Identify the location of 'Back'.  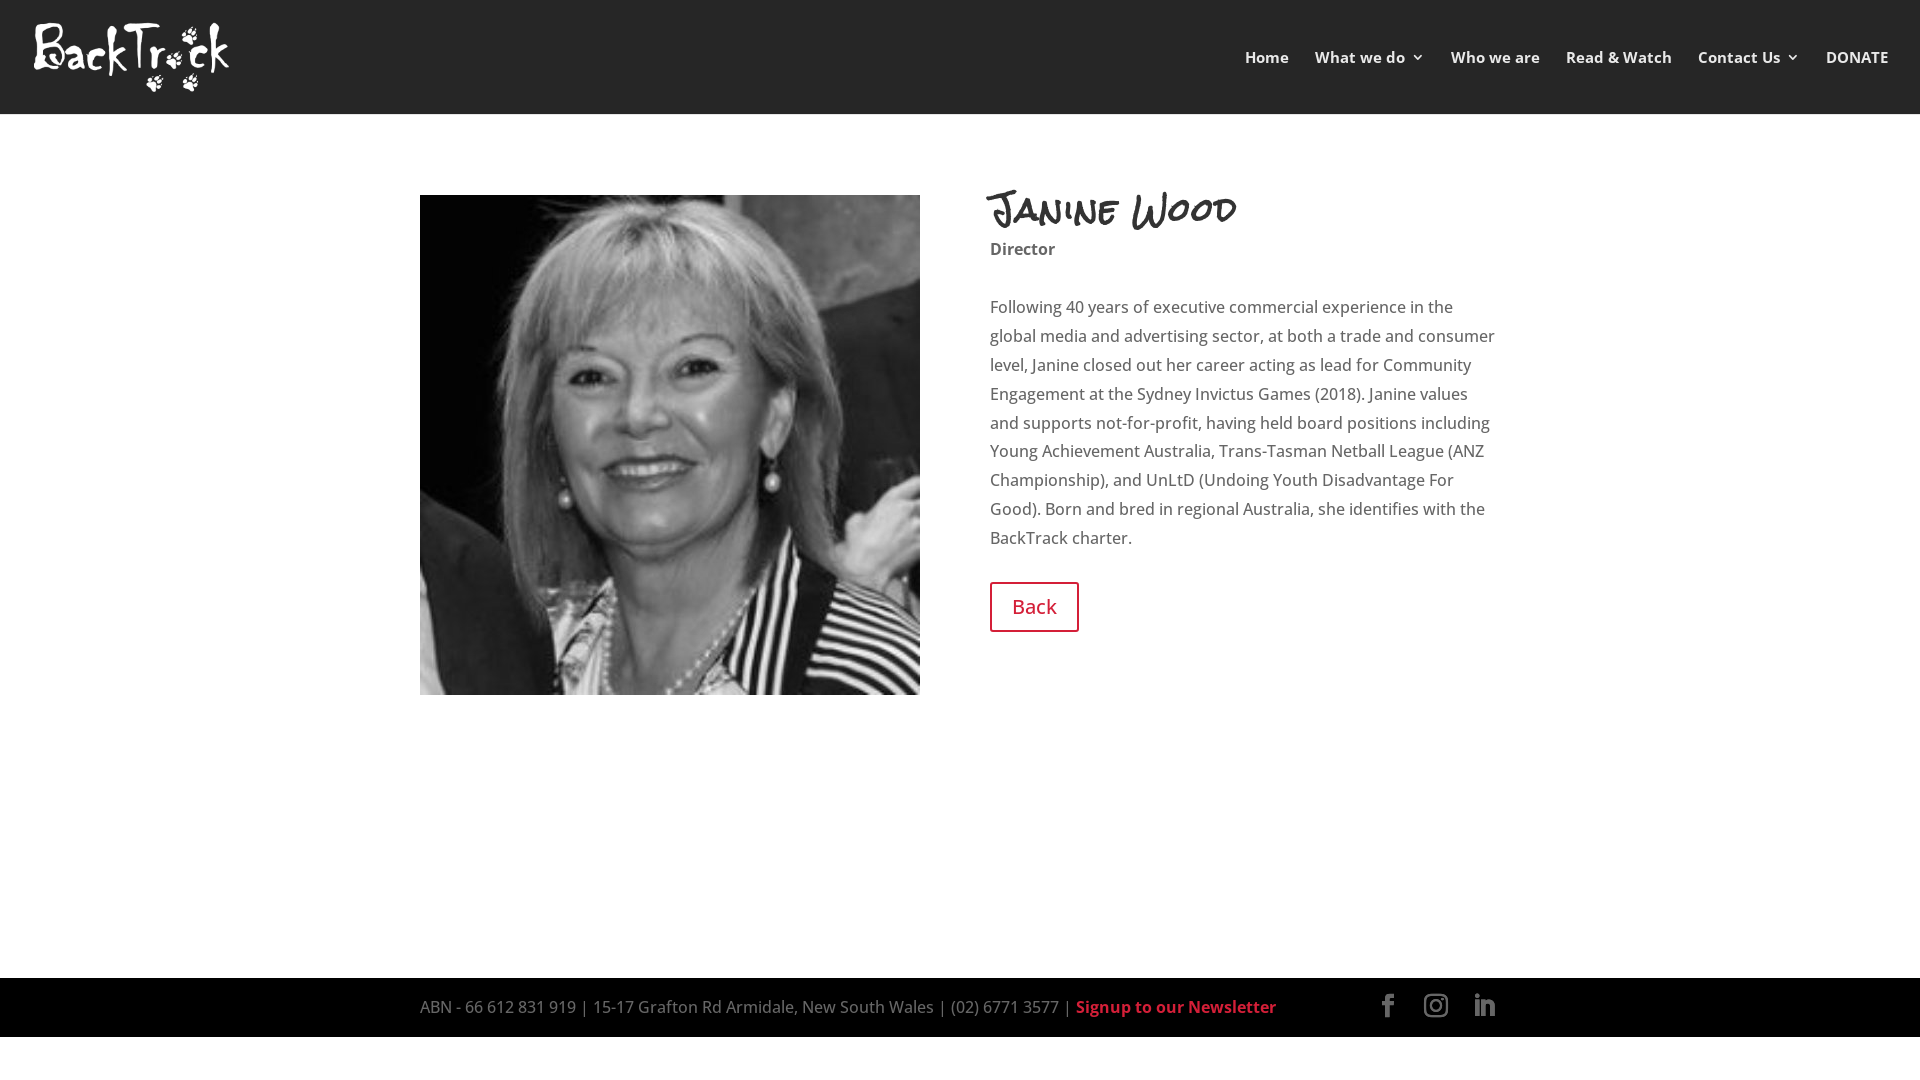
(1034, 605).